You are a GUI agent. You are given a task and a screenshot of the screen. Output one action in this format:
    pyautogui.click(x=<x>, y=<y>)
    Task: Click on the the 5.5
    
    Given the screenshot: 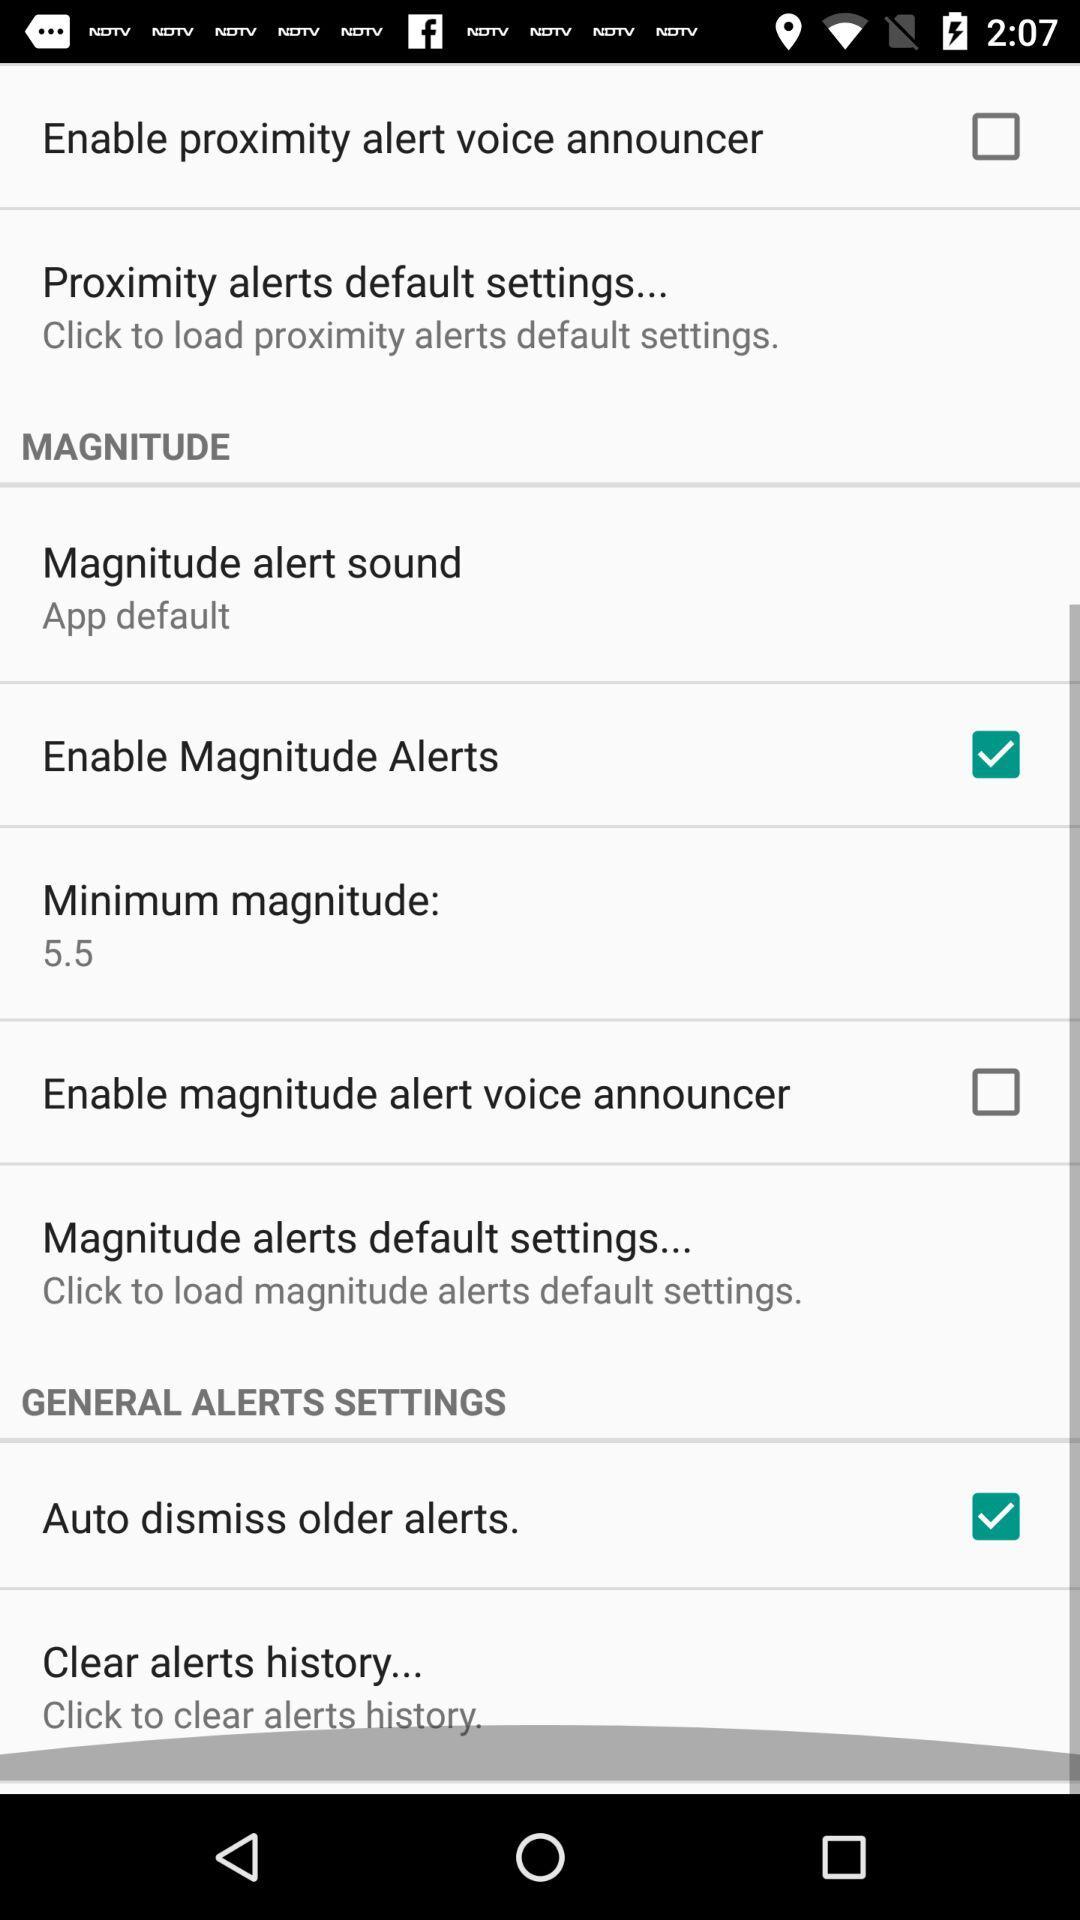 What is the action you would take?
    pyautogui.click(x=66, y=965)
    